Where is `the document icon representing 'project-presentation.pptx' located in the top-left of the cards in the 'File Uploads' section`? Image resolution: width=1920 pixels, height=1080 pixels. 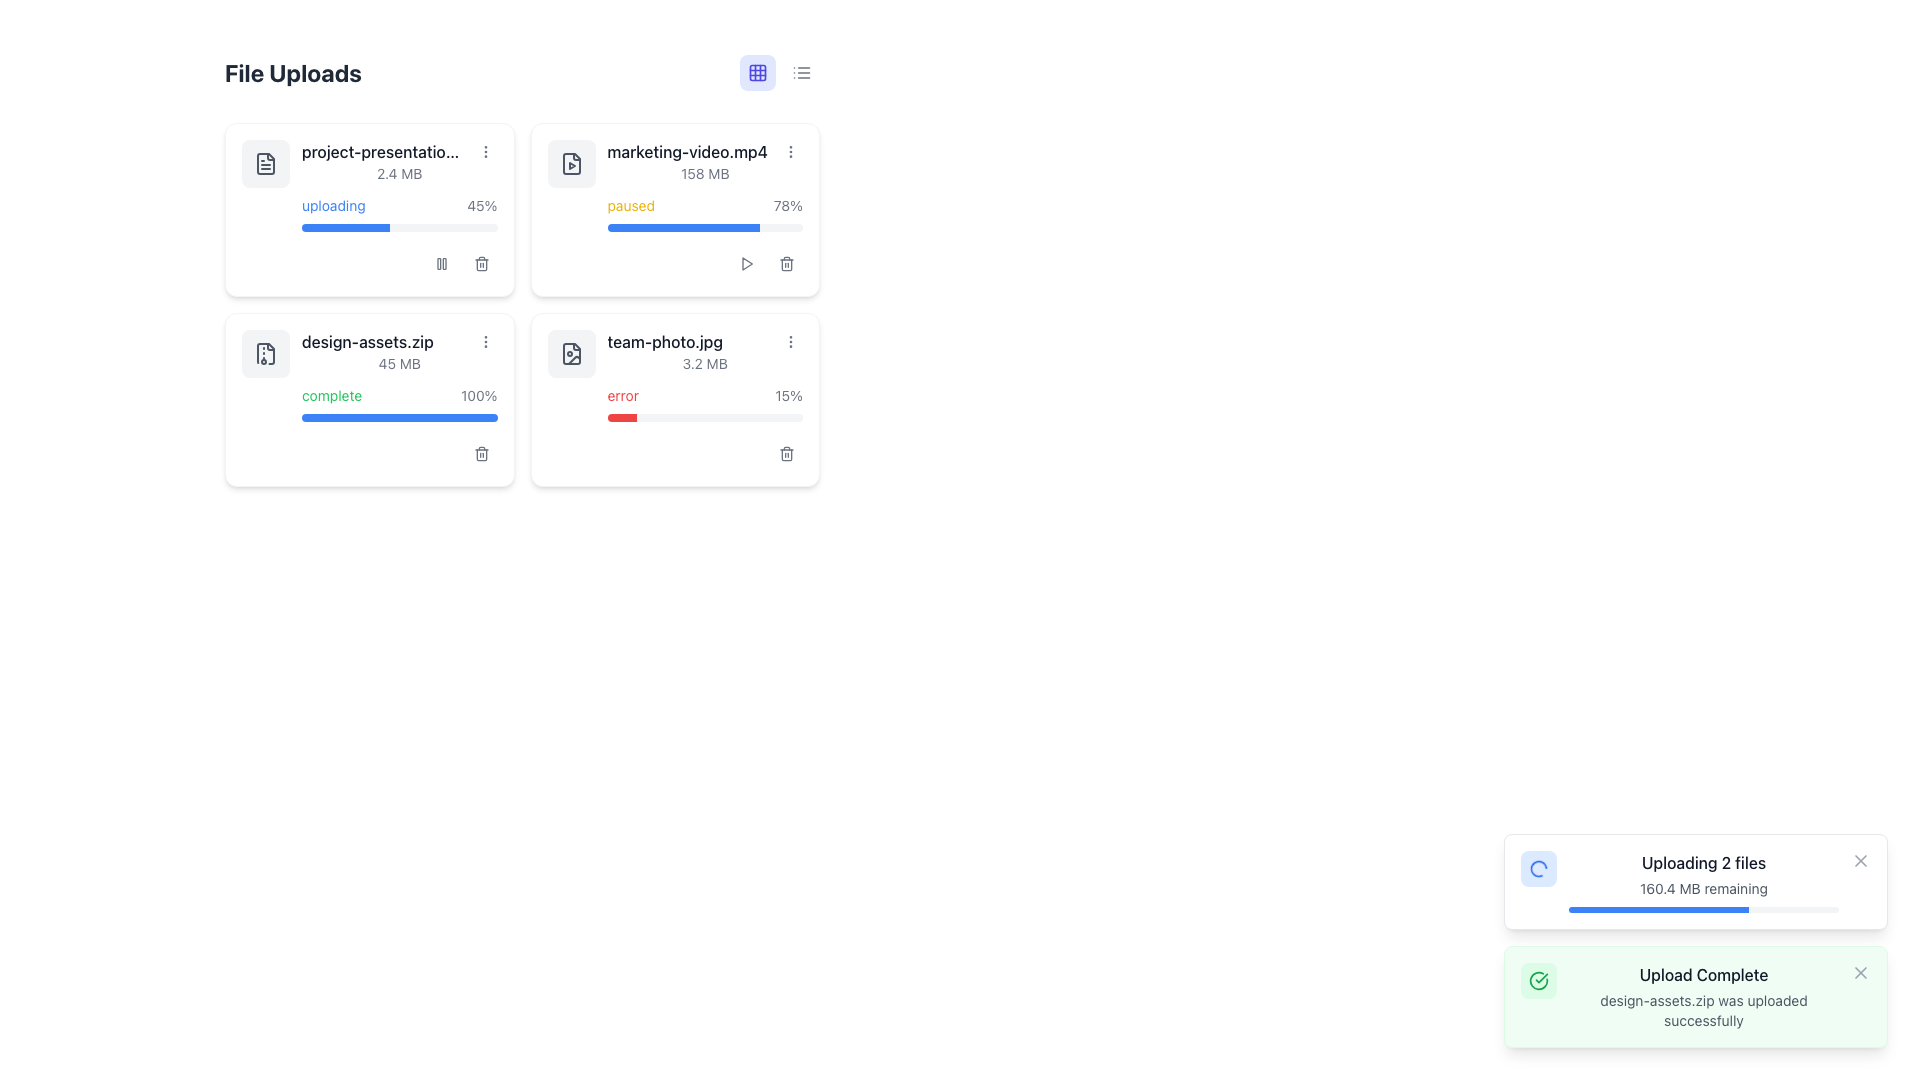 the document icon representing 'project-presentation.pptx' located in the top-left of the cards in the 'File Uploads' section is located at coordinates (264, 163).